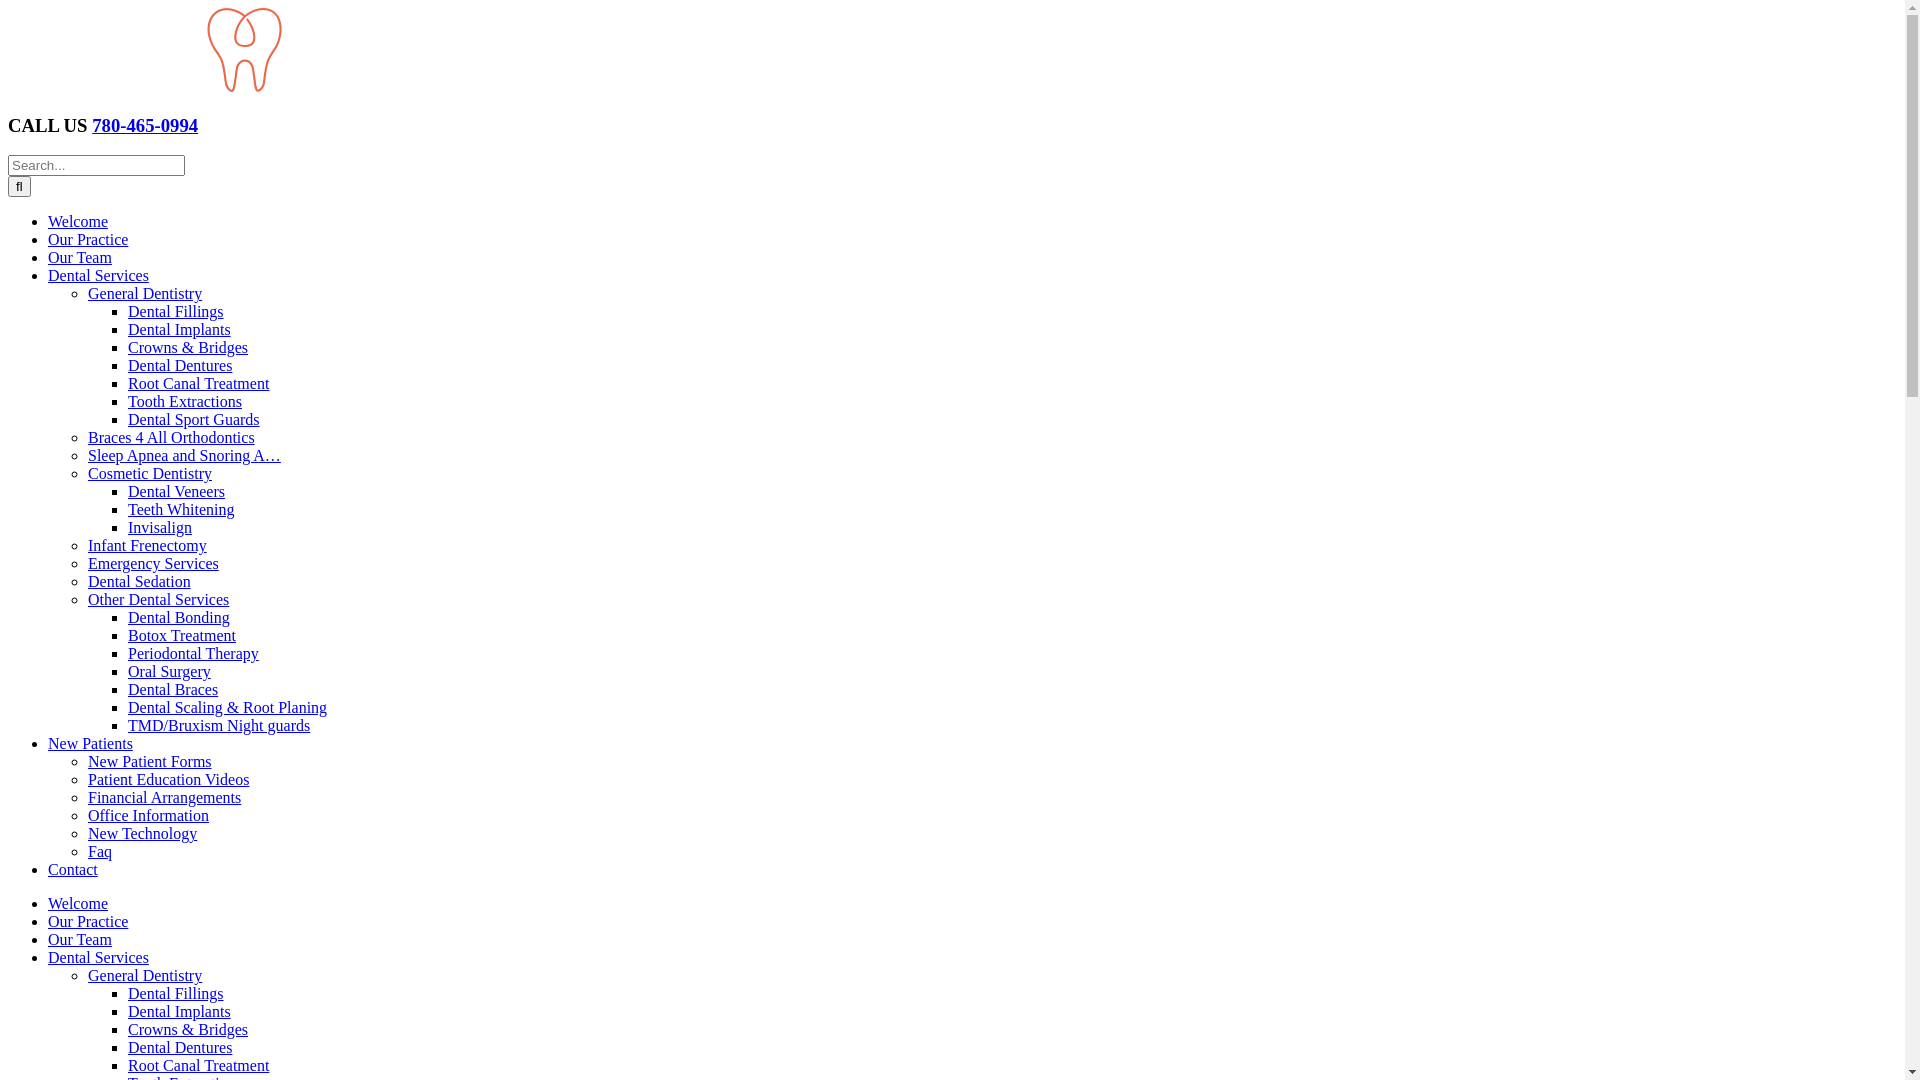  I want to click on 'Dental Sedation', so click(138, 581).